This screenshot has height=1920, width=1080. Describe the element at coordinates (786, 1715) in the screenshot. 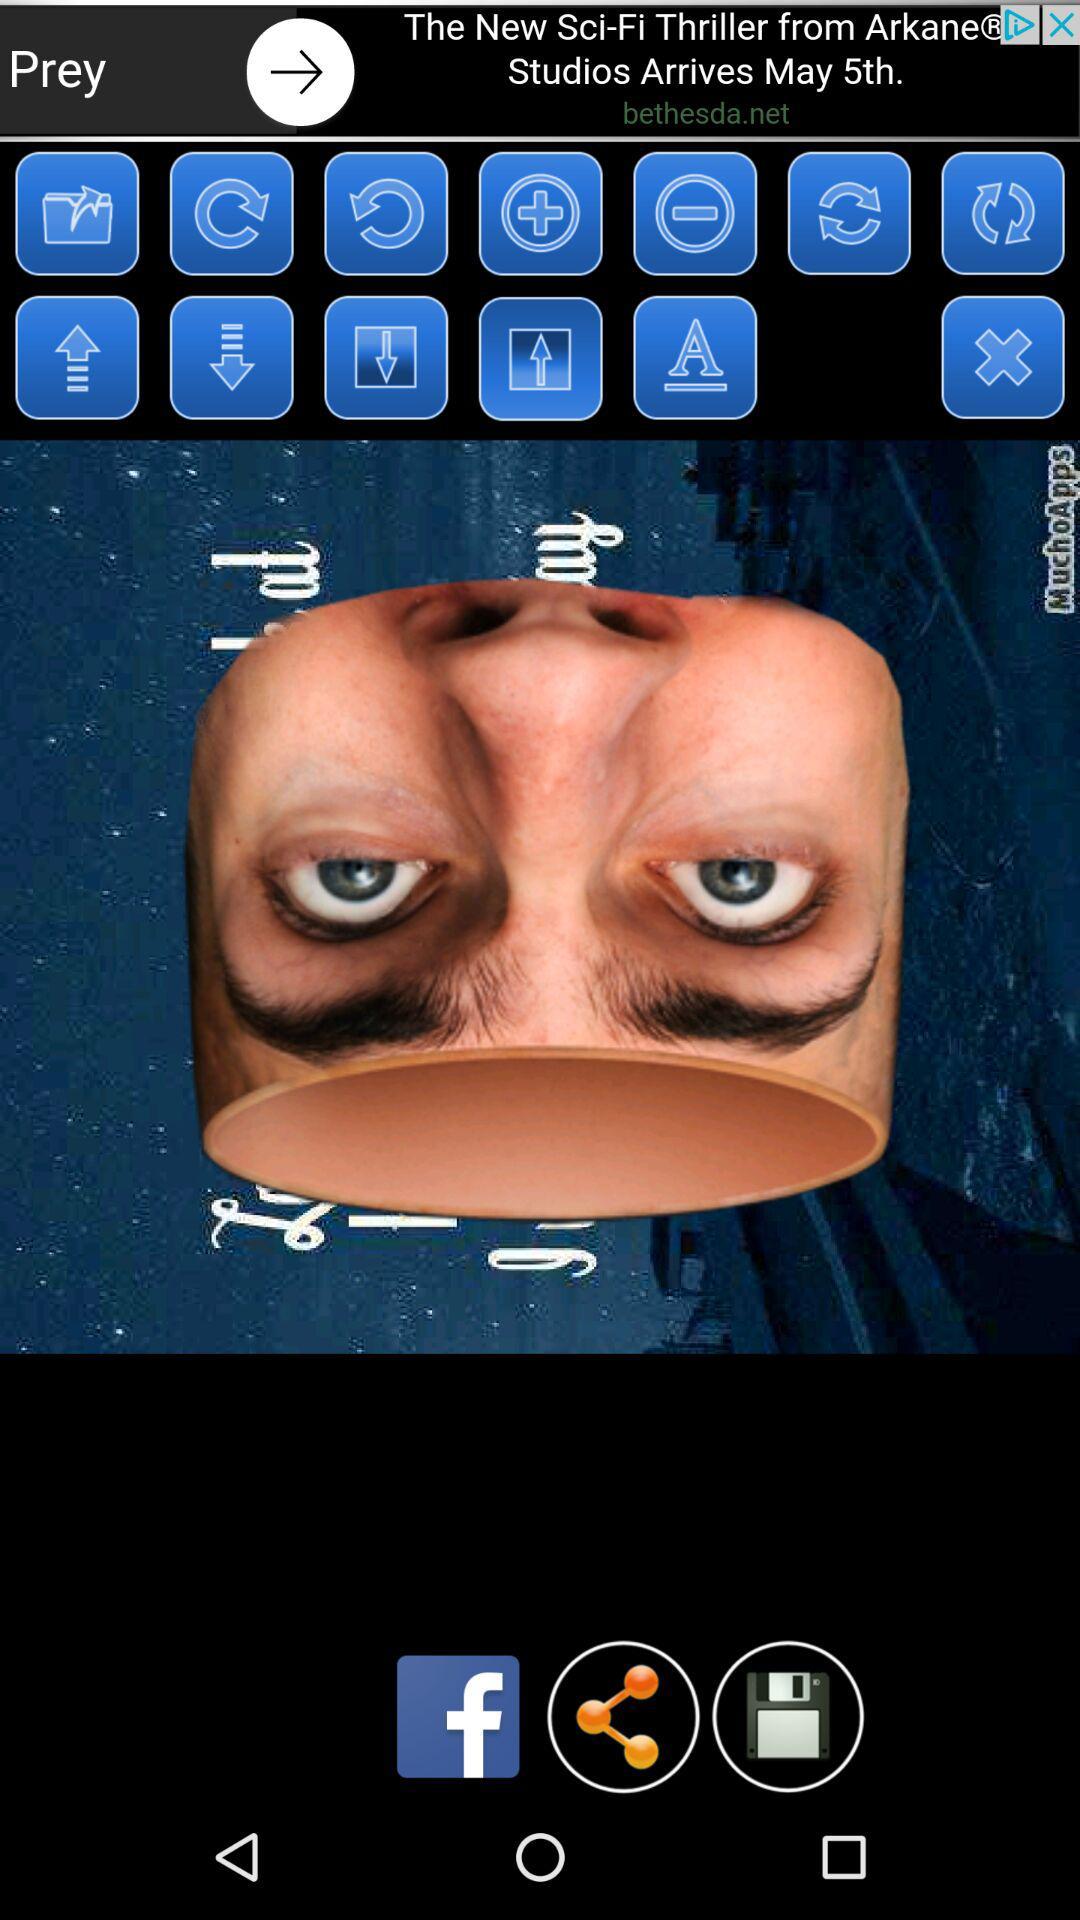

I see `file` at that location.